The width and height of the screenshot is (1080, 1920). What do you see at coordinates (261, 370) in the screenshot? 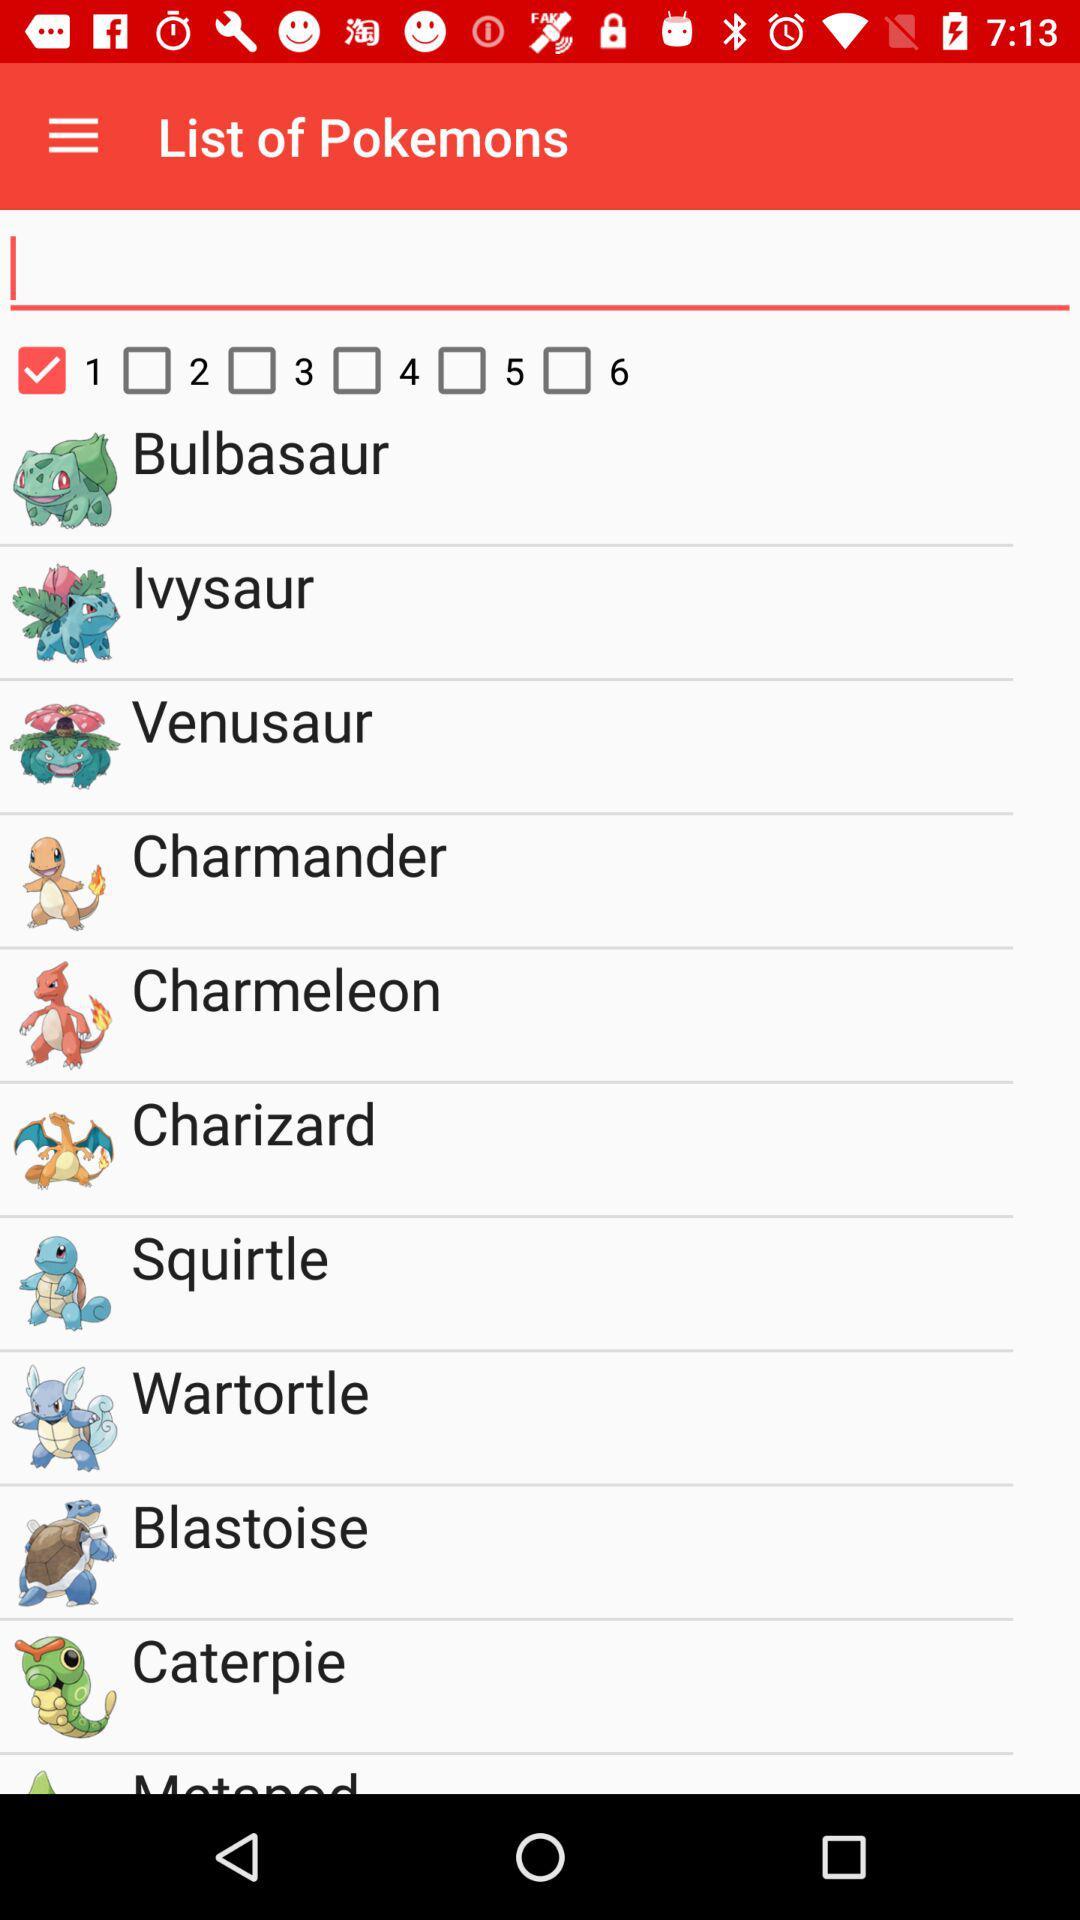
I see `the item to the left of 4 item` at bounding box center [261, 370].